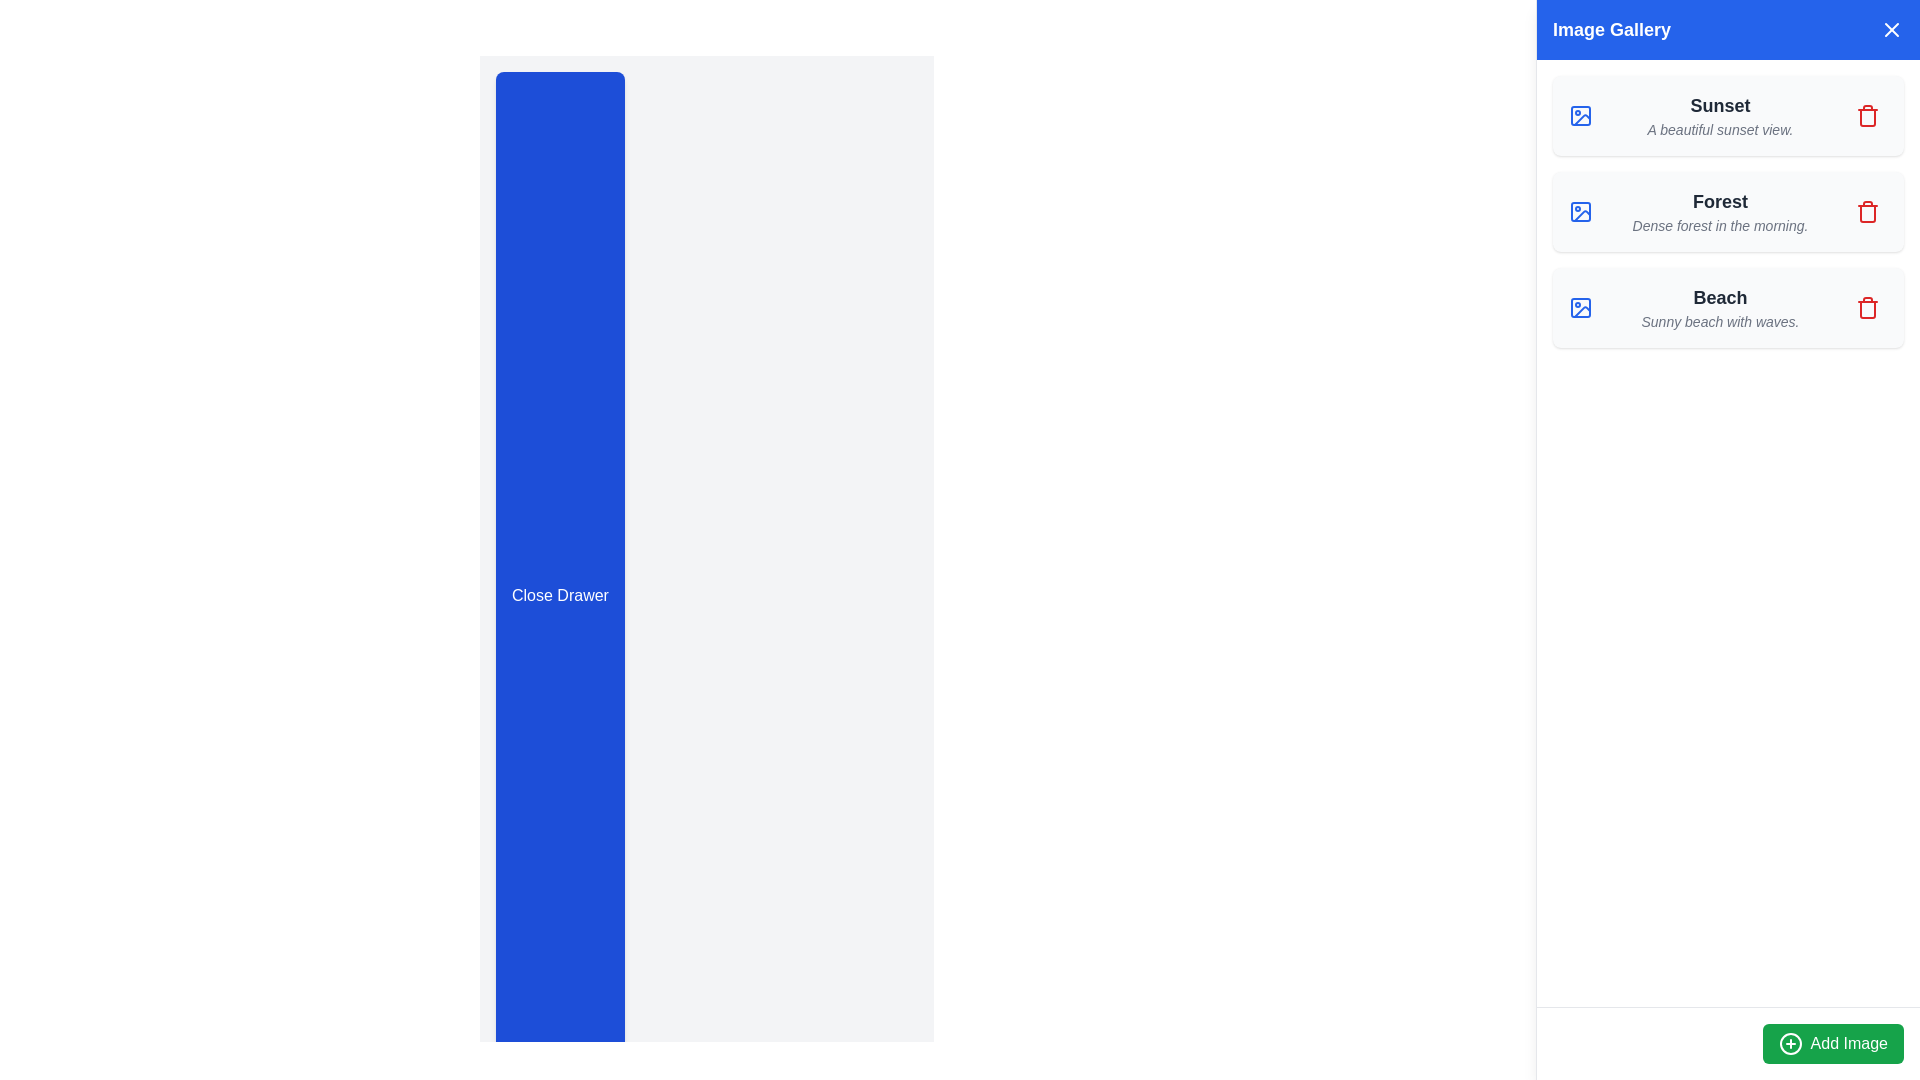  Describe the element at coordinates (1866, 212) in the screenshot. I see `the trash can icon in the 'Image Gallery' section` at that location.